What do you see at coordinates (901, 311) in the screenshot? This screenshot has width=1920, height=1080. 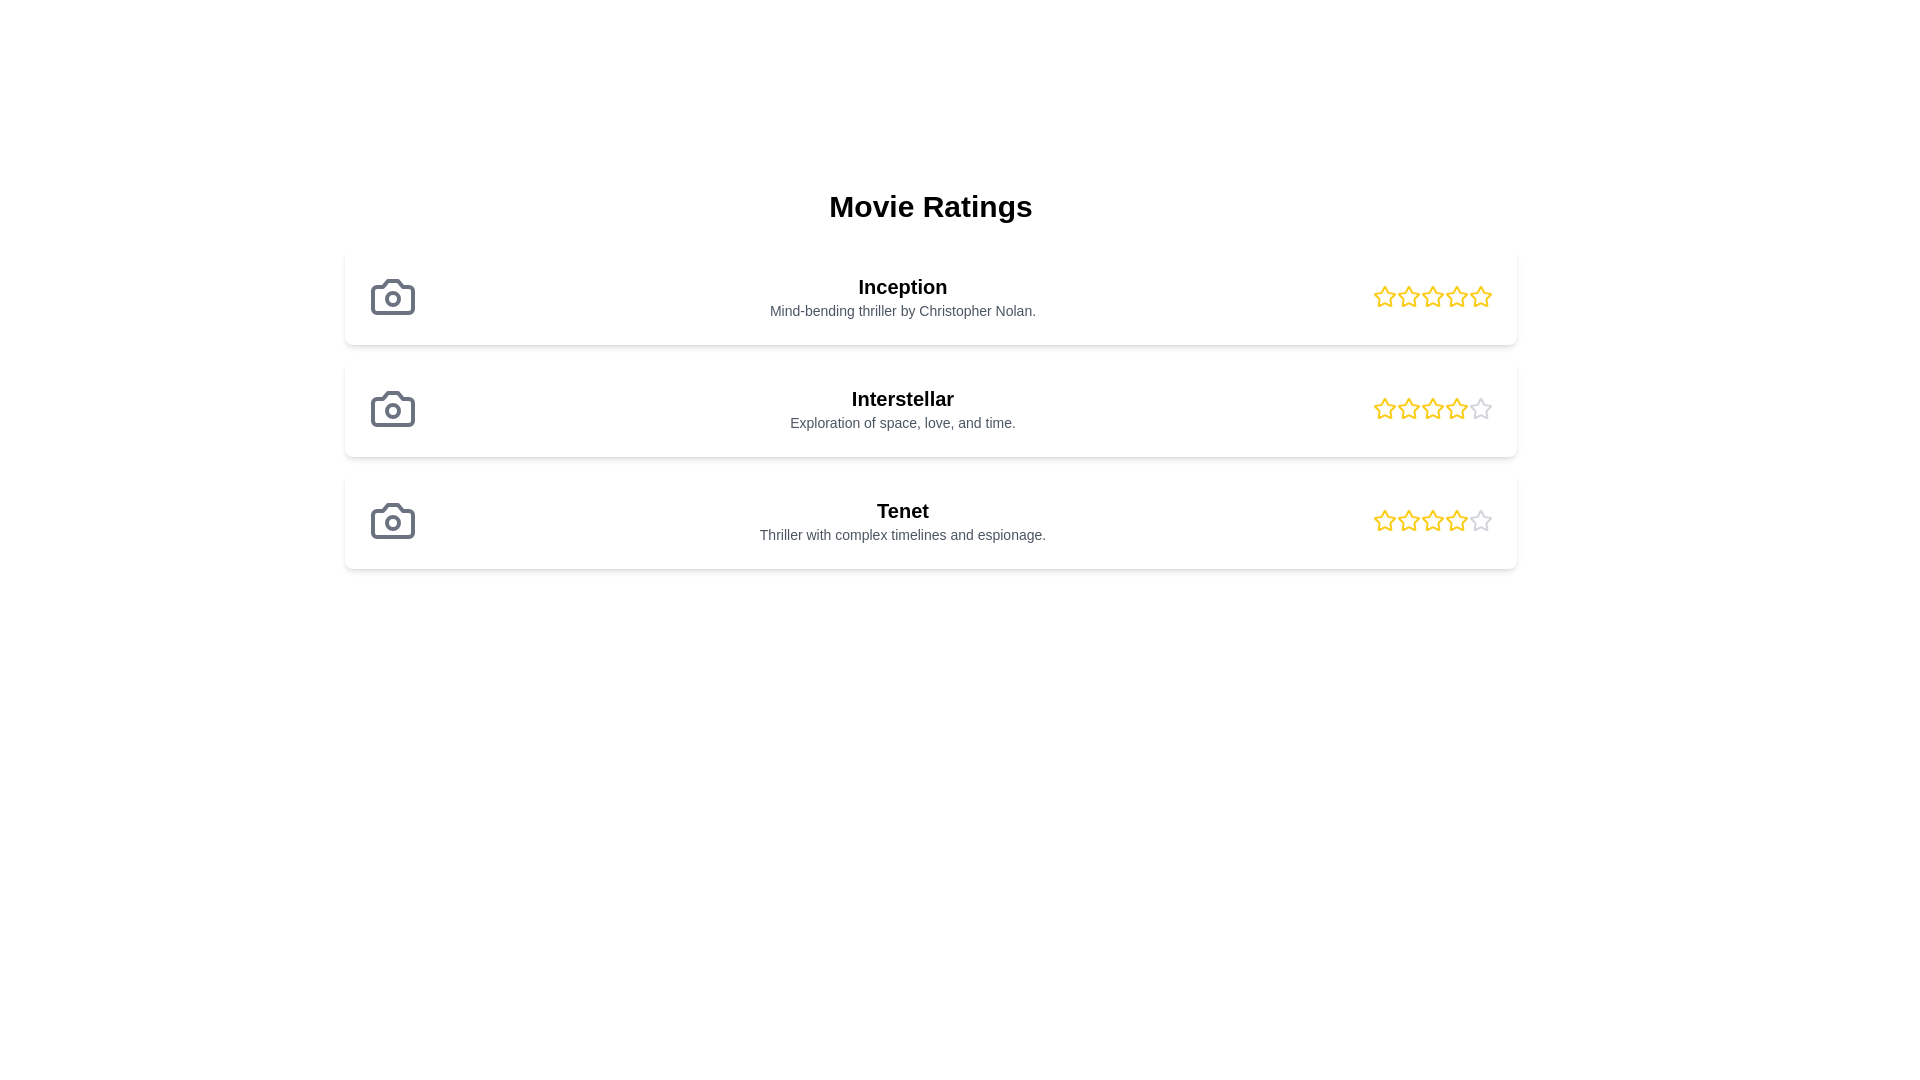 I see `descriptive text labeled 'Mind-bending thriller by Christopher Nolan.' located below the title 'Inception' in the Movie Ratings section` at bounding box center [901, 311].